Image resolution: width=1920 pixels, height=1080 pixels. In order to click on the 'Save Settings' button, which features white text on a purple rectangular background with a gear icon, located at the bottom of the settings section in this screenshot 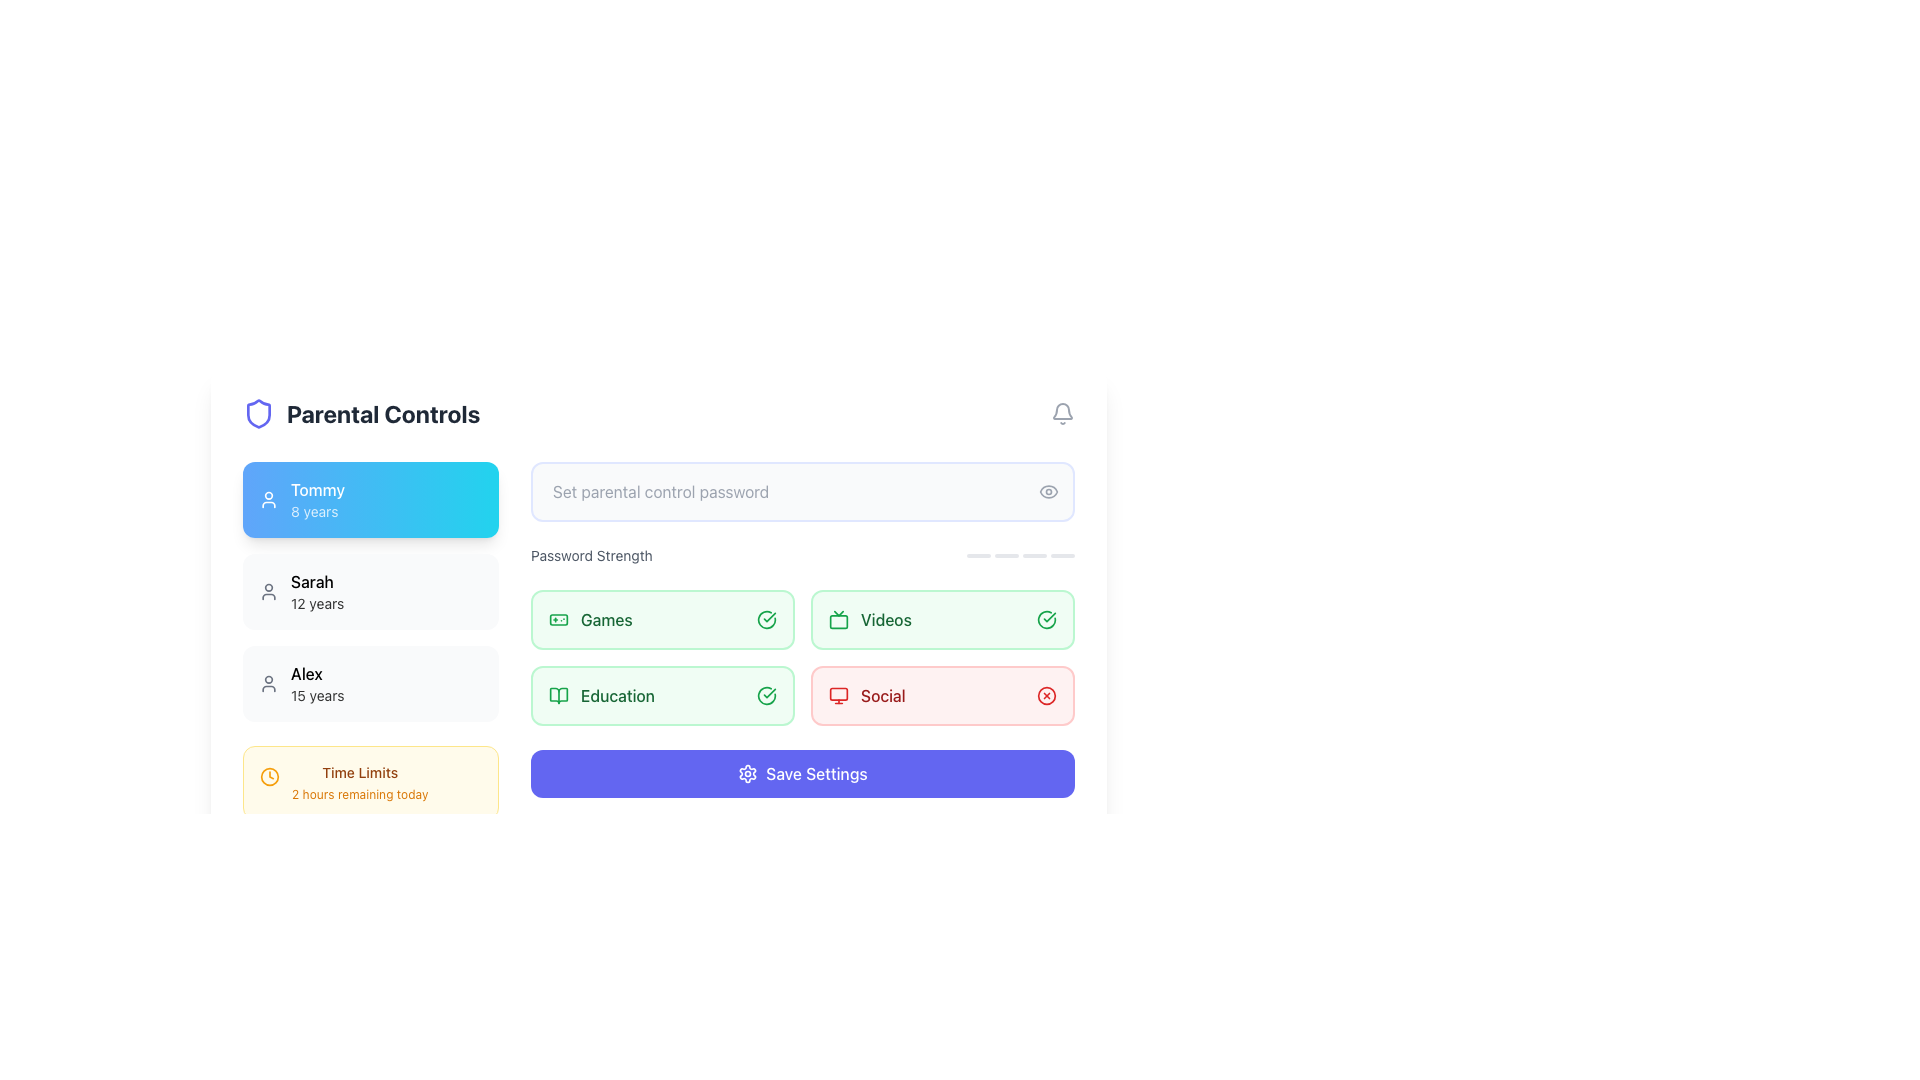, I will do `click(802, 773)`.